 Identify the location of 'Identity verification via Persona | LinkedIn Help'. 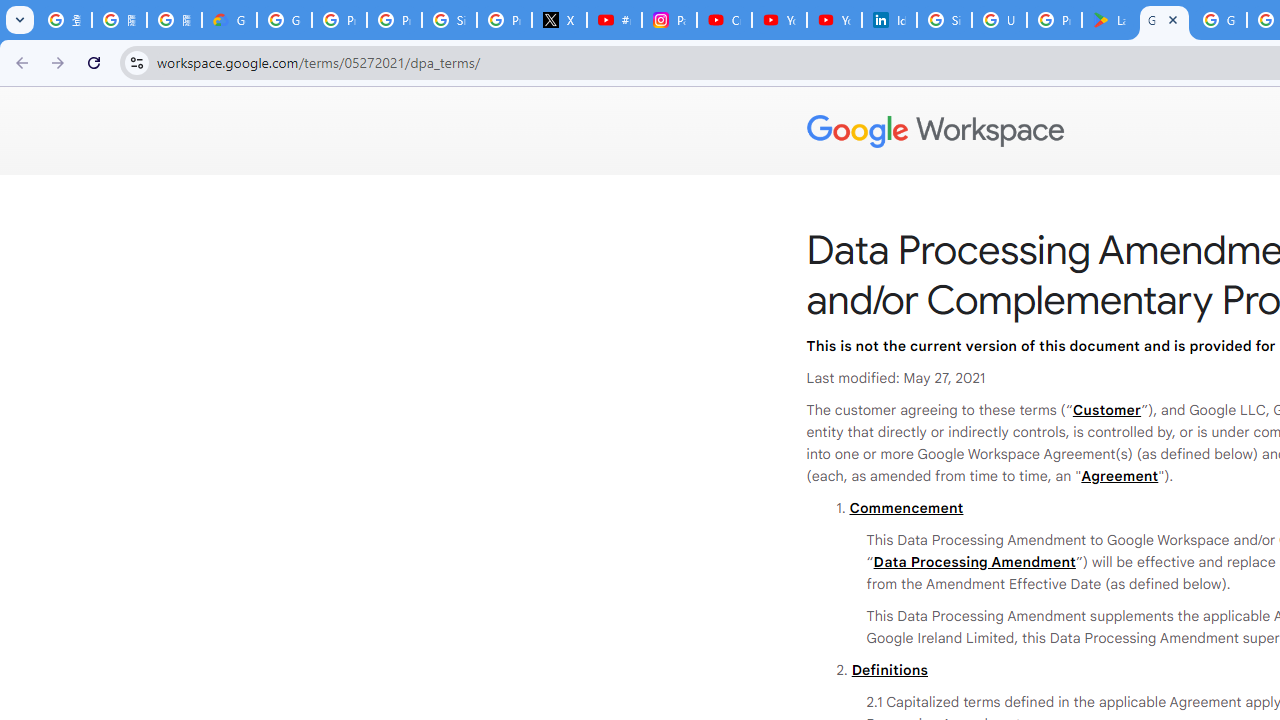
(887, 20).